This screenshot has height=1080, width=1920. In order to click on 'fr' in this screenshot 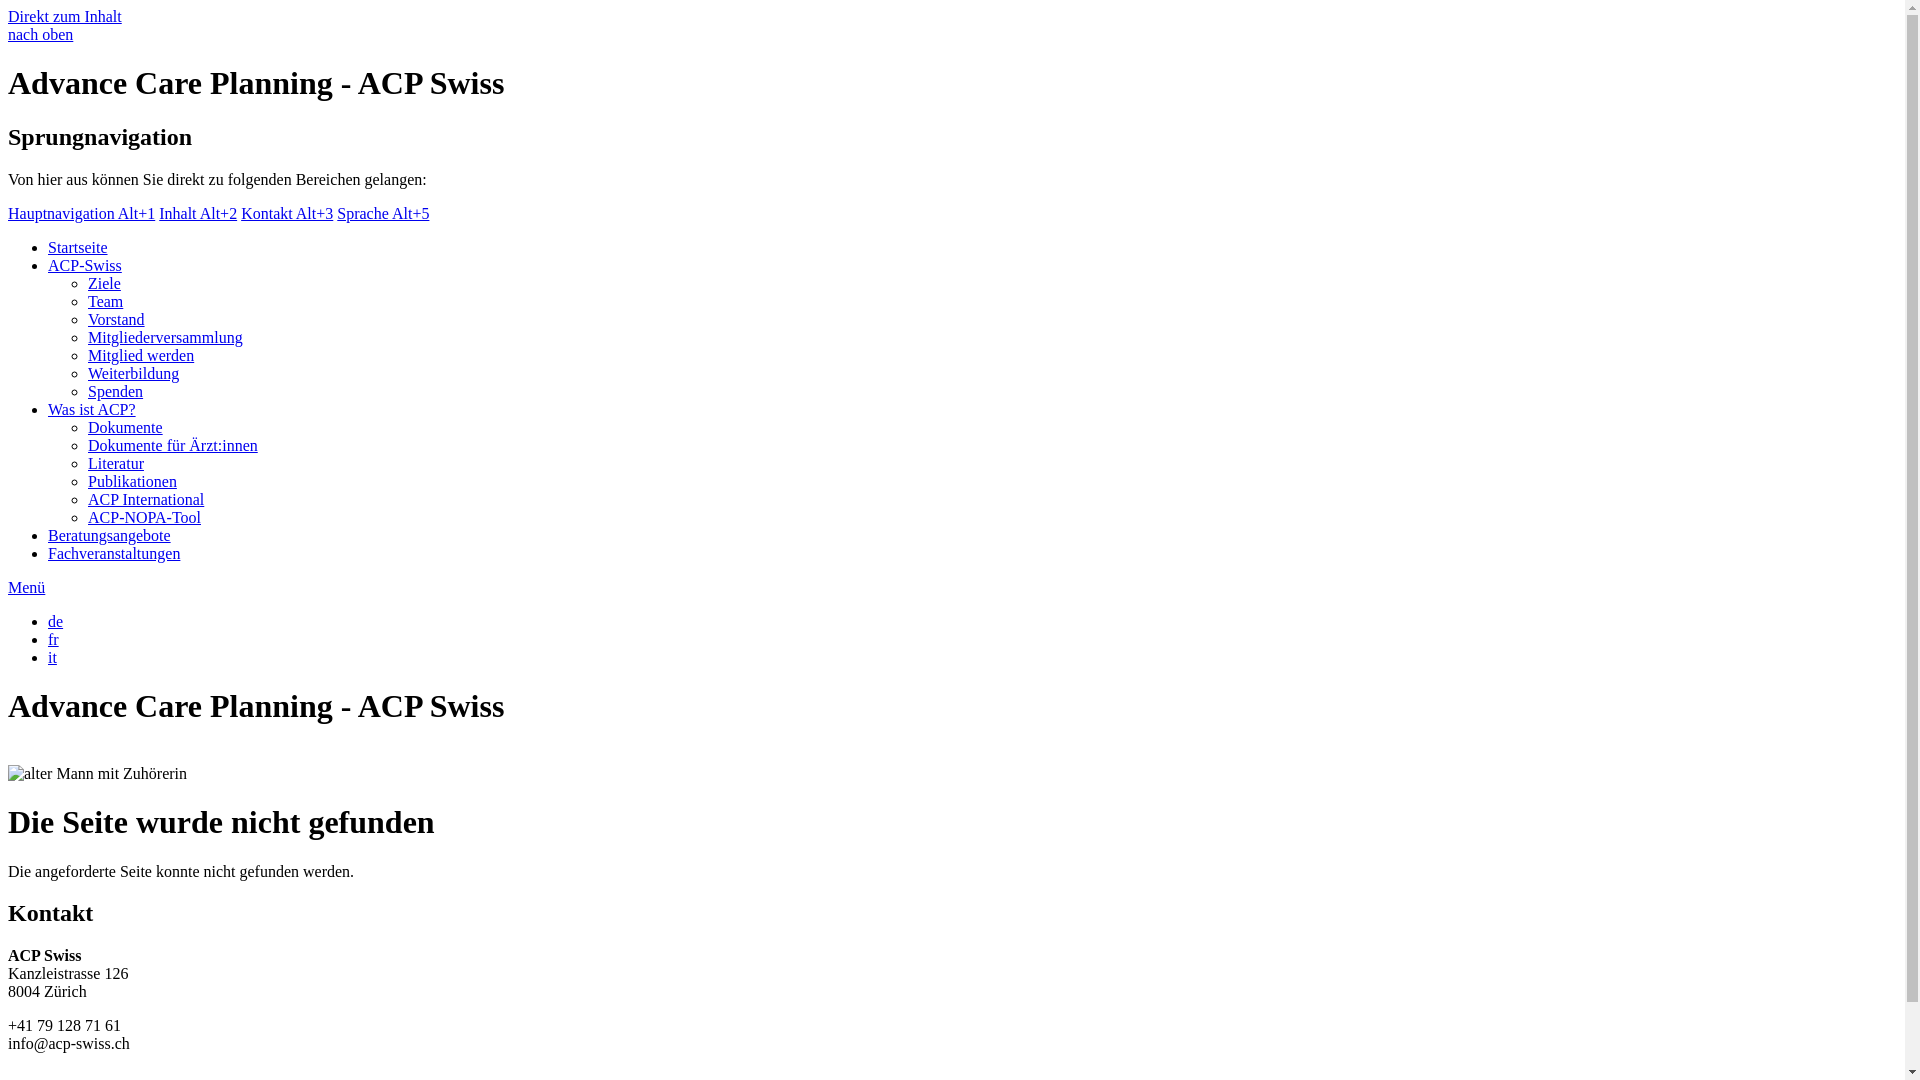, I will do `click(48, 639)`.